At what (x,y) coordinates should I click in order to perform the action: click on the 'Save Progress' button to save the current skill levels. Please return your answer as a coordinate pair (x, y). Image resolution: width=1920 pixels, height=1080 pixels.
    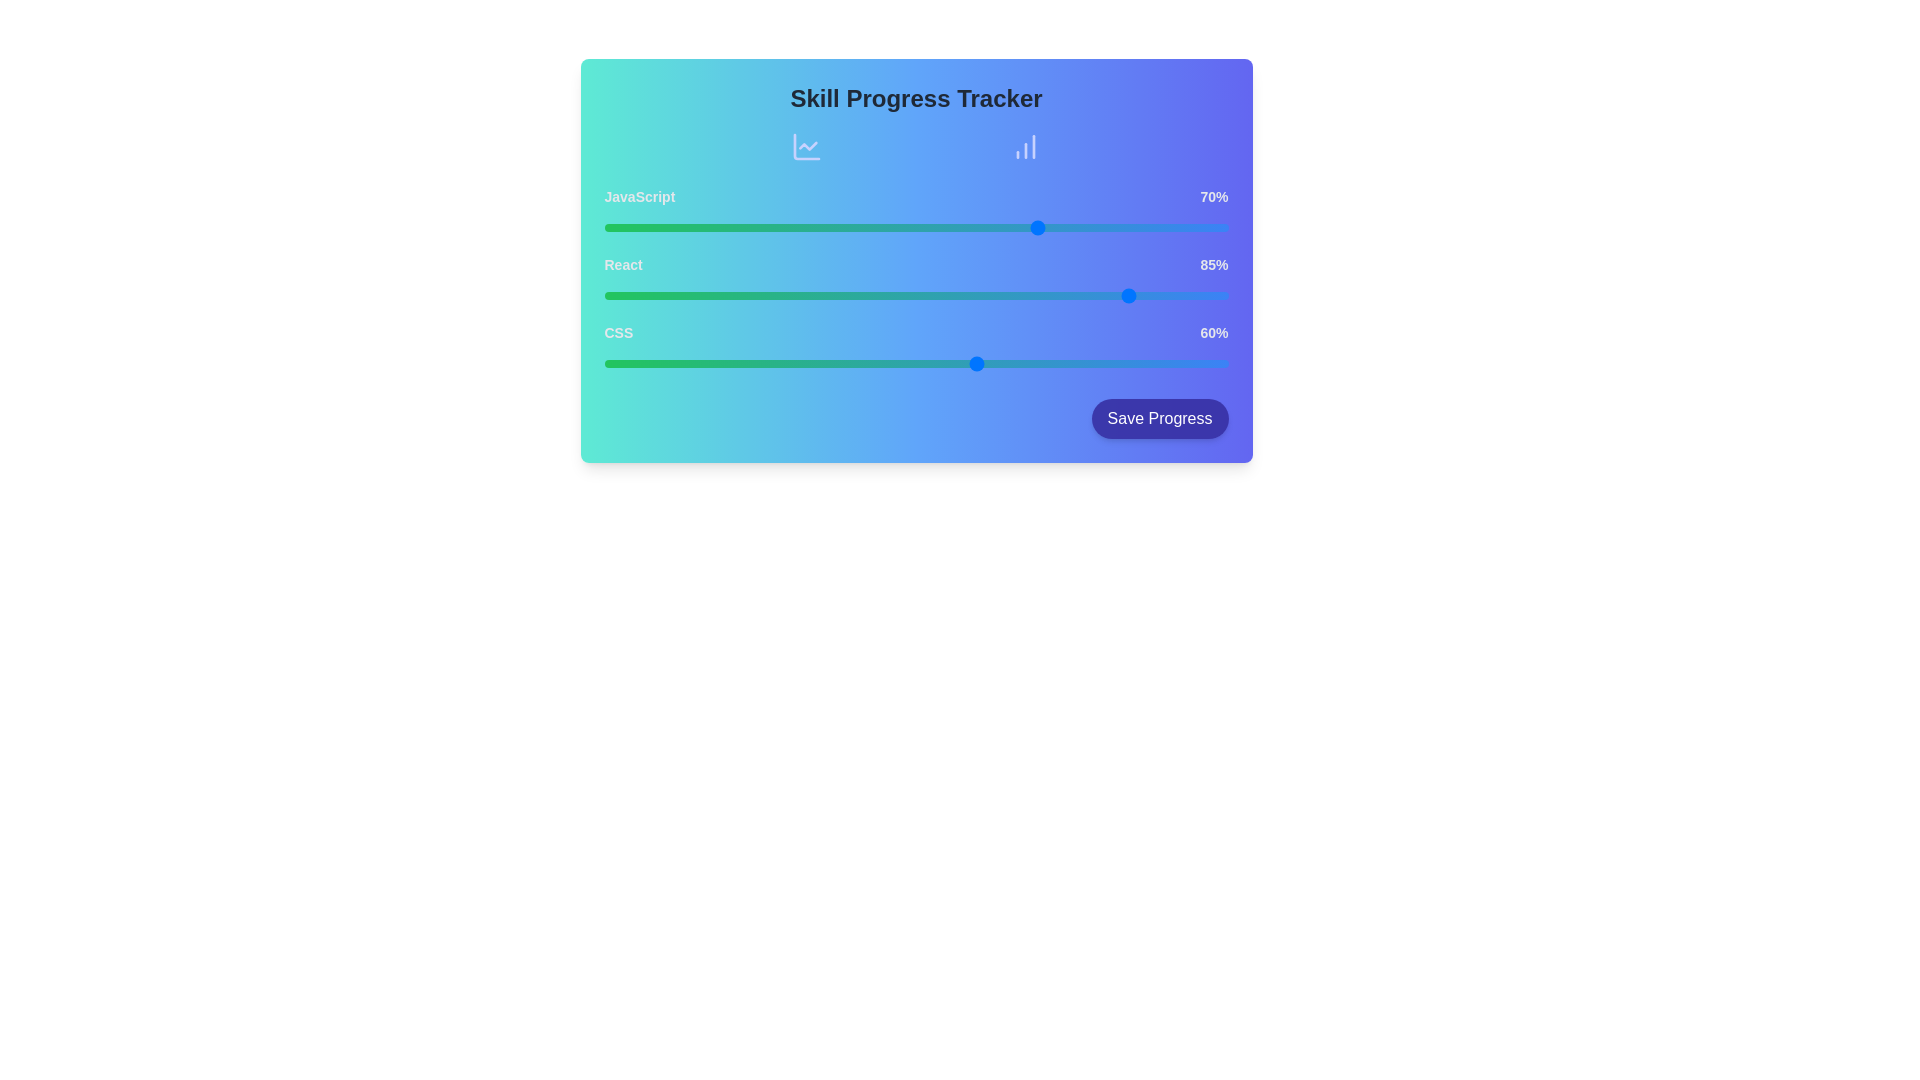
    Looking at the image, I should click on (1160, 418).